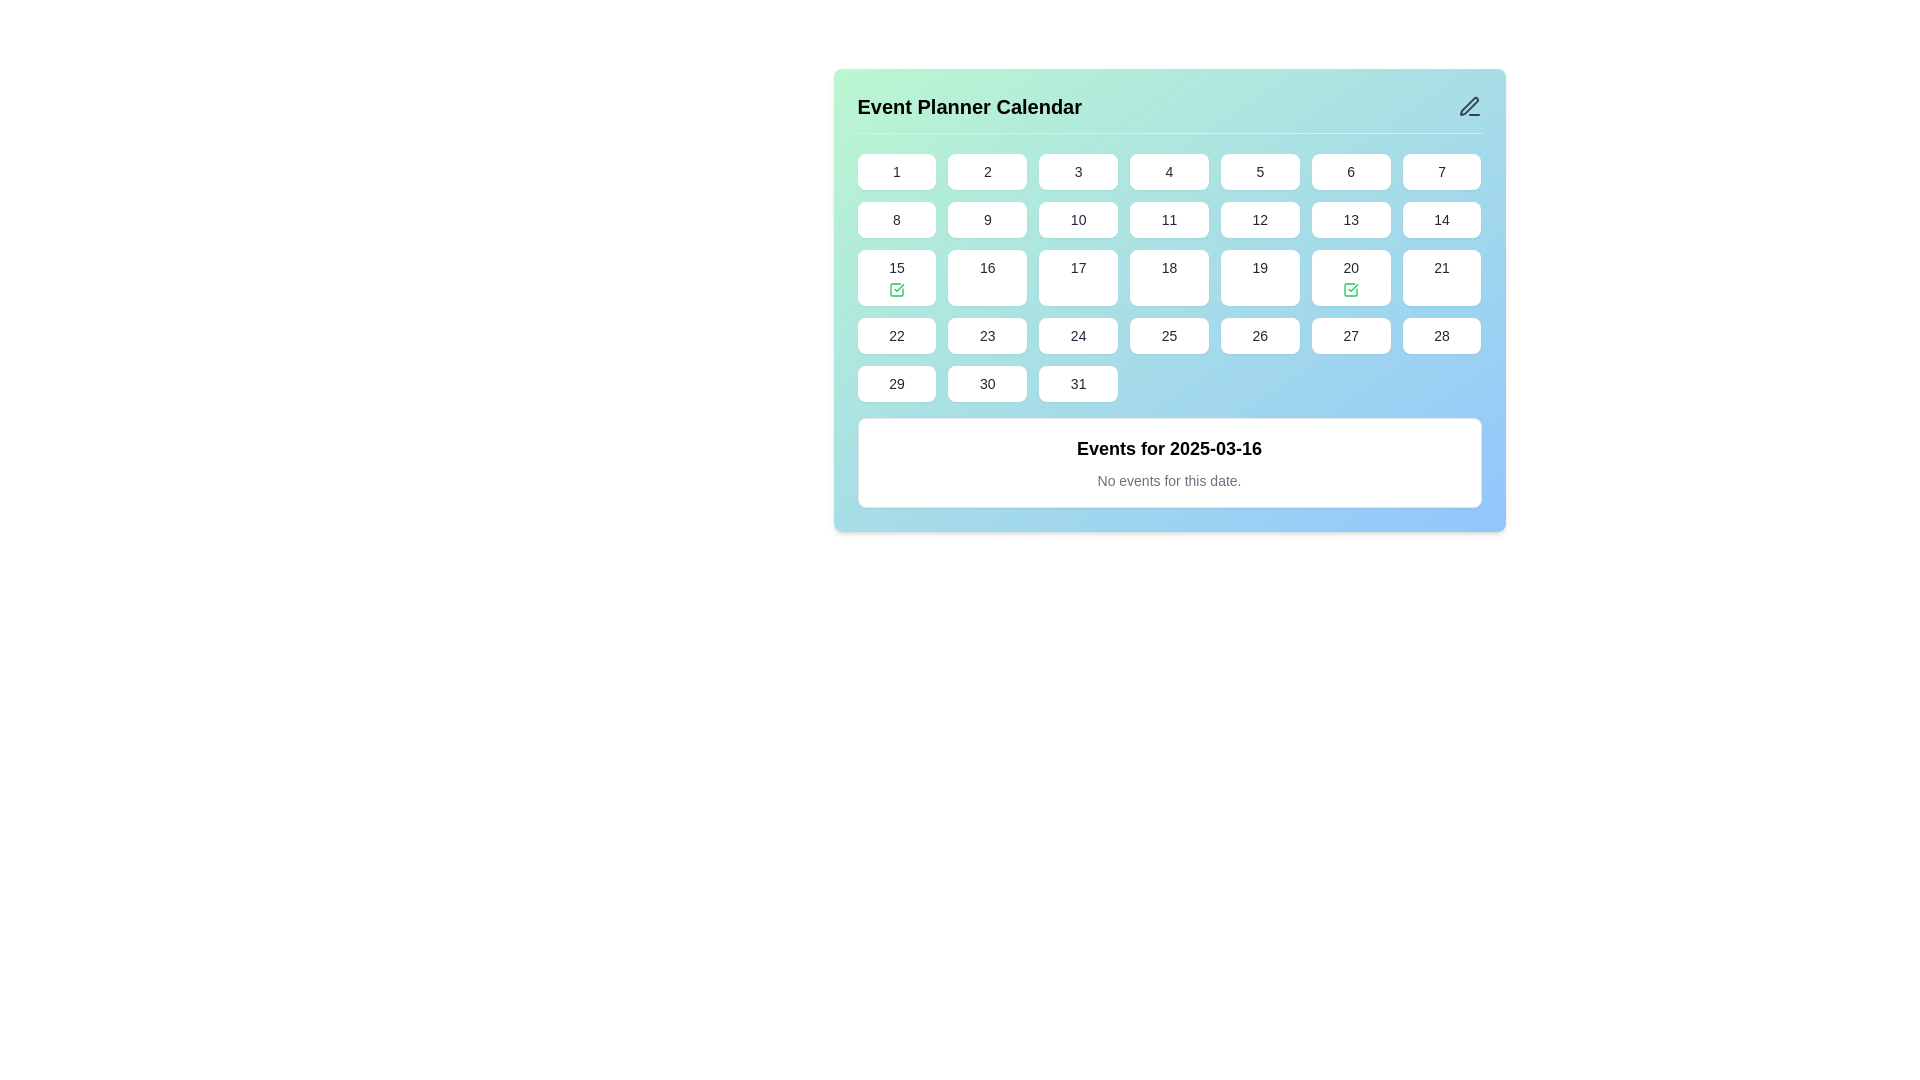 This screenshot has height=1080, width=1920. What do you see at coordinates (1077, 219) in the screenshot?
I see `the button representing the 10th day of the month in the calendar` at bounding box center [1077, 219].